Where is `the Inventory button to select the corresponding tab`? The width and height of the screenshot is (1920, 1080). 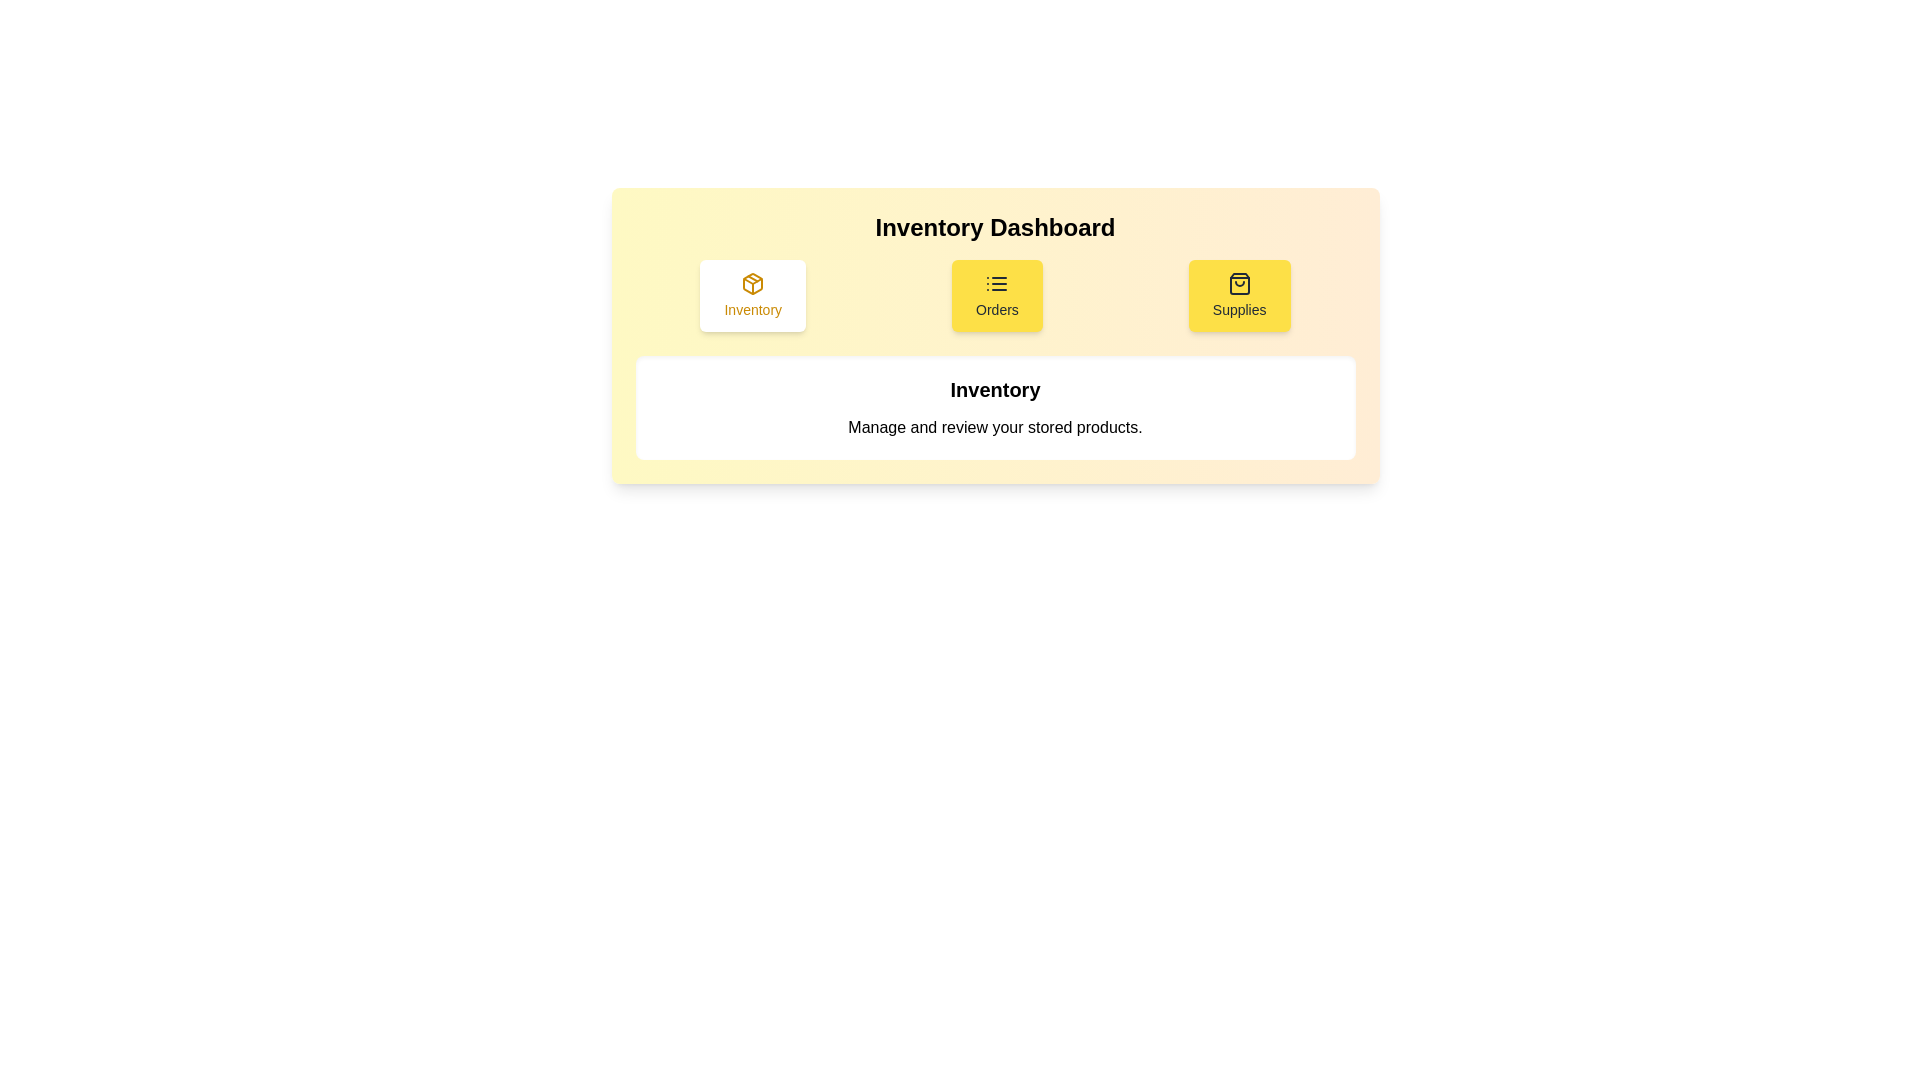 the Inventory button to select the corresponding tab is located at coordinates (752, 296).